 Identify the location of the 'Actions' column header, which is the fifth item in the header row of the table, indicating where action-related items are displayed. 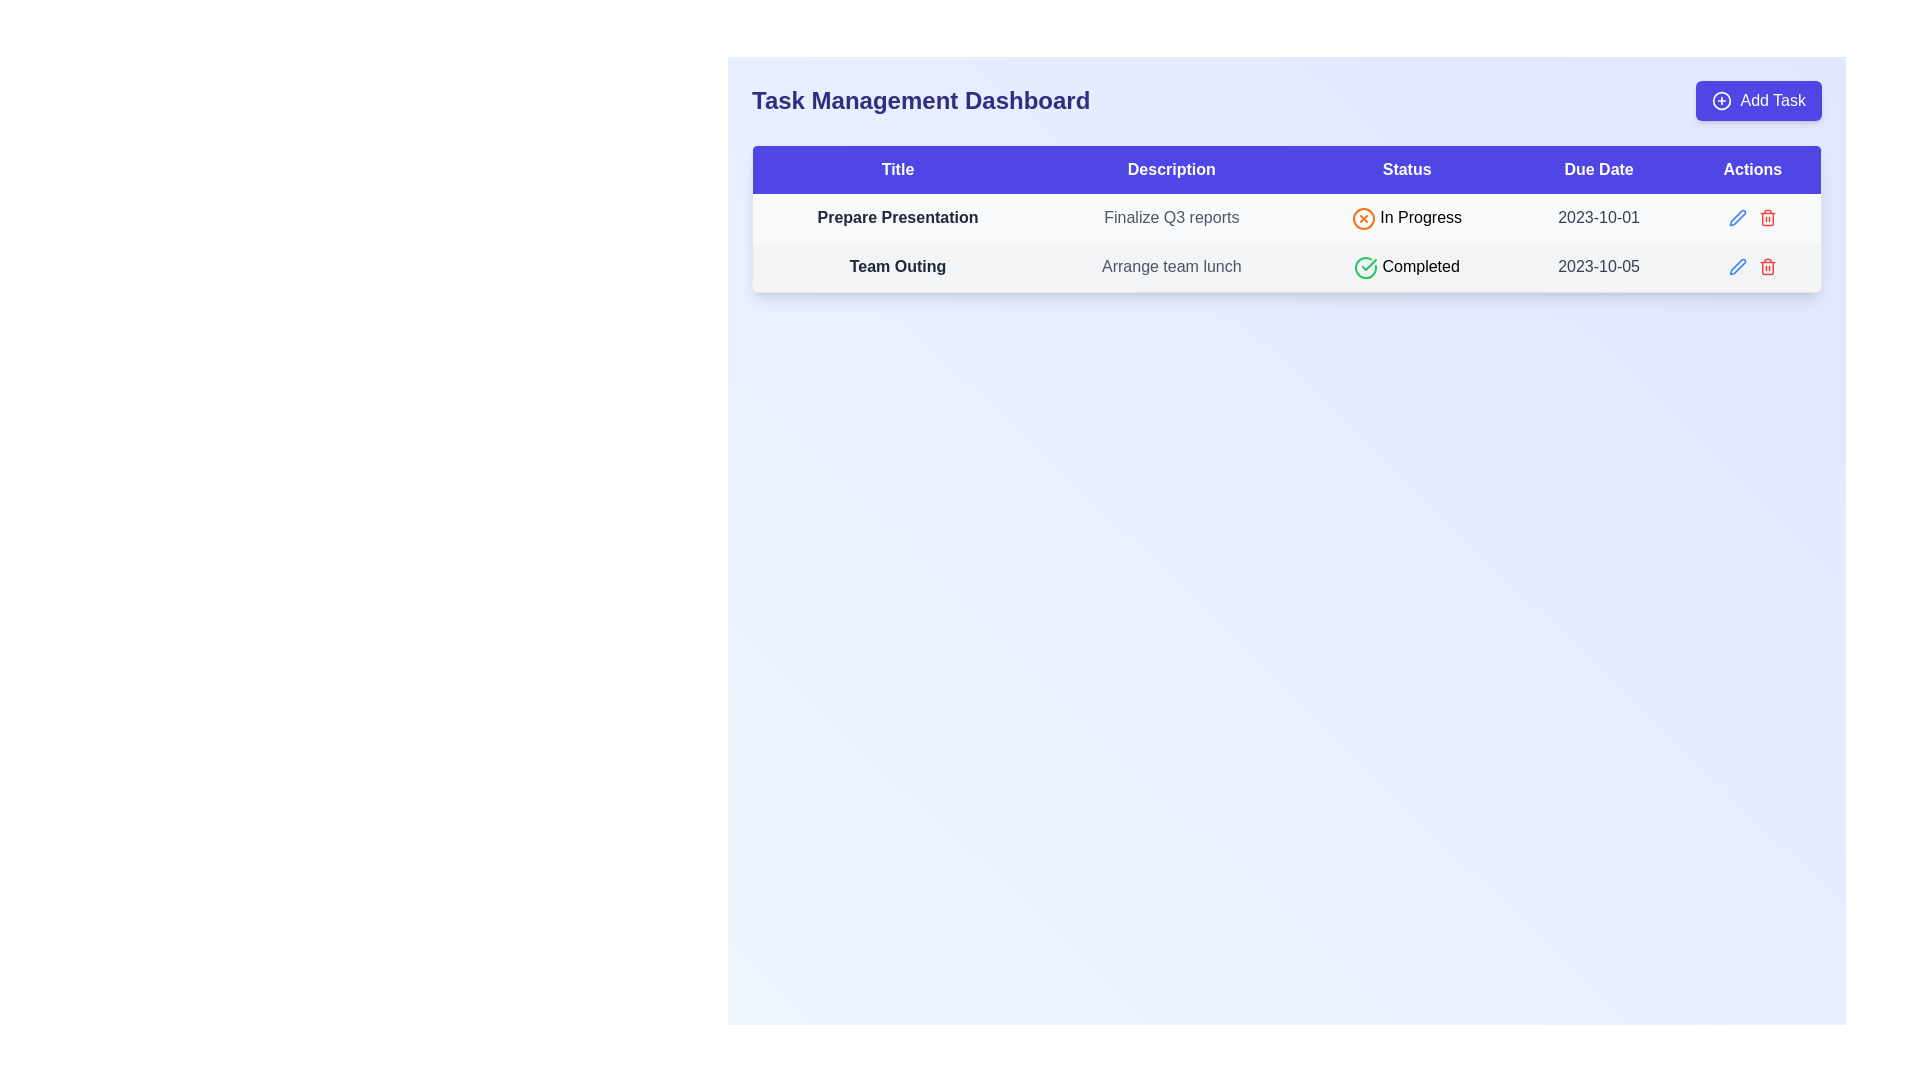
(1751, 168).